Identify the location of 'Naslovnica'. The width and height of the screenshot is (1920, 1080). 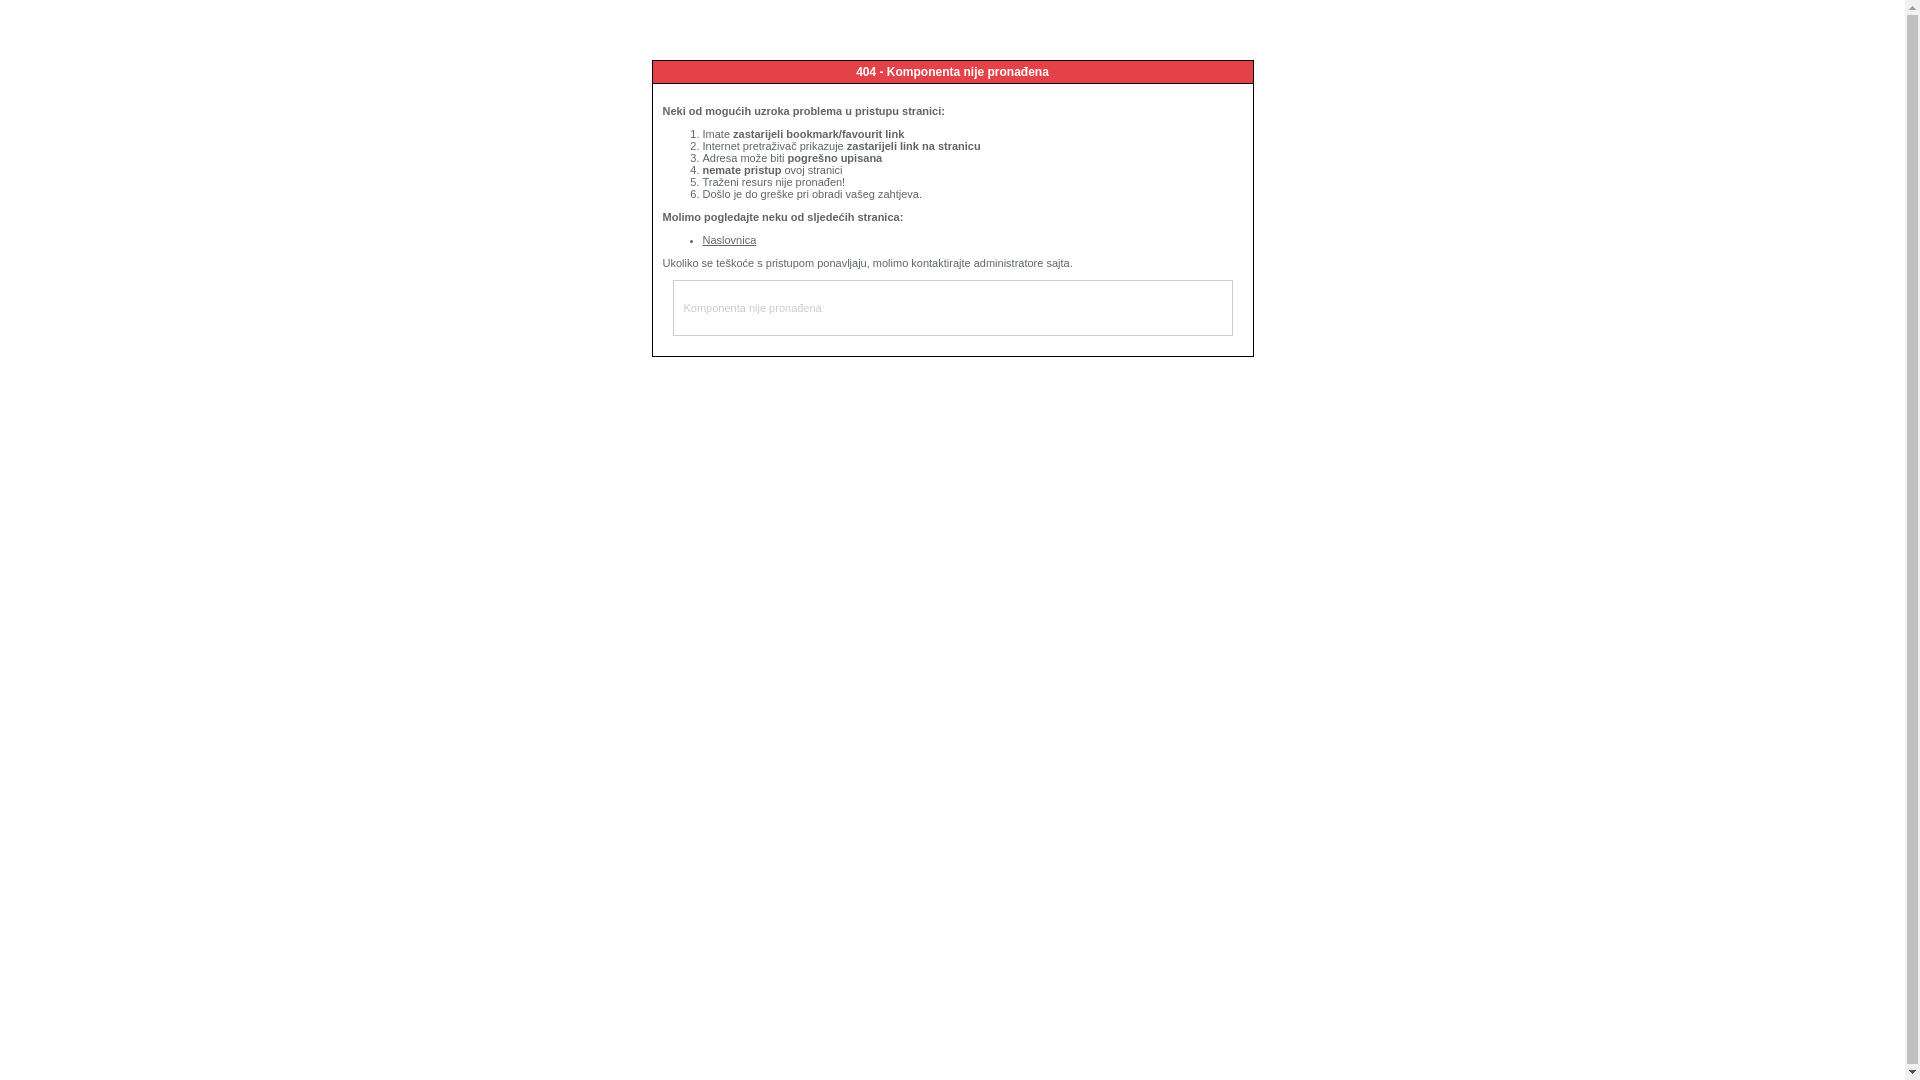
(728, 238).